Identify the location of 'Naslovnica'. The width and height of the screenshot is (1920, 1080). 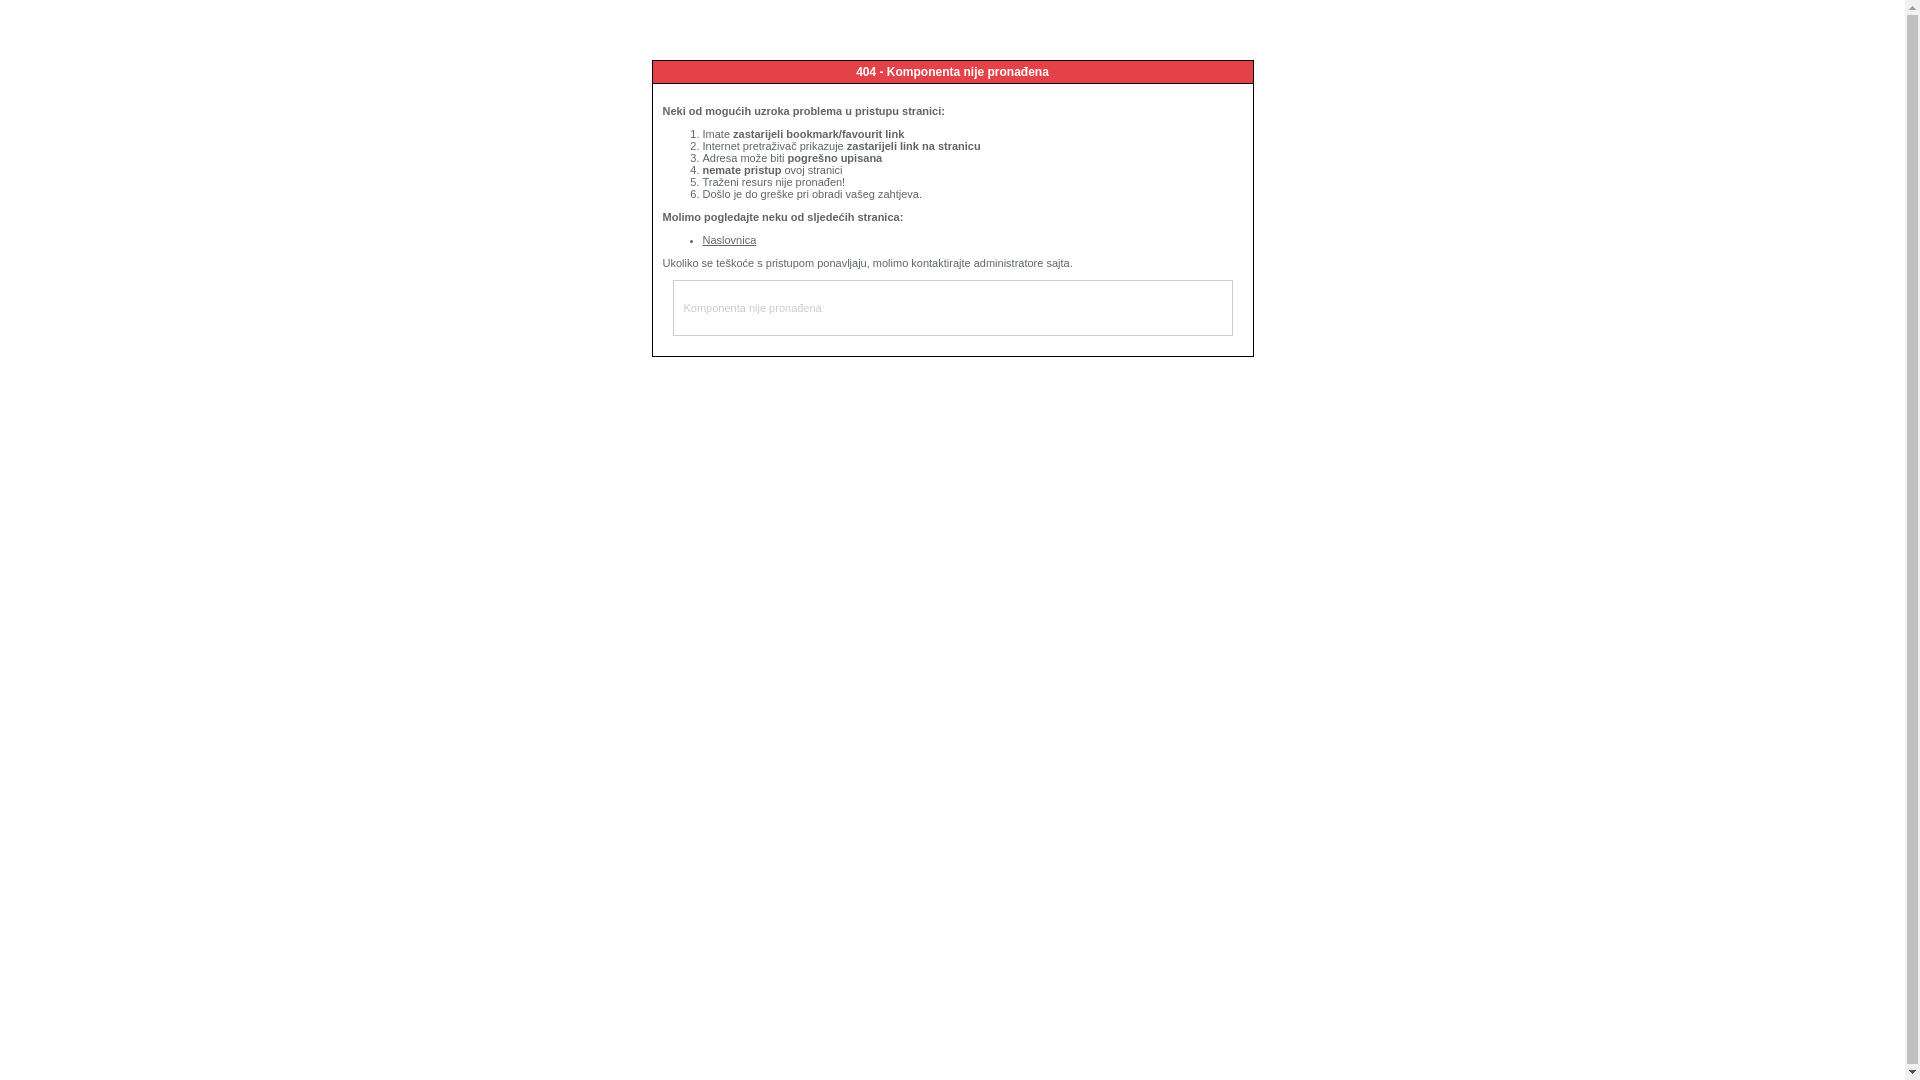
(728, 238).